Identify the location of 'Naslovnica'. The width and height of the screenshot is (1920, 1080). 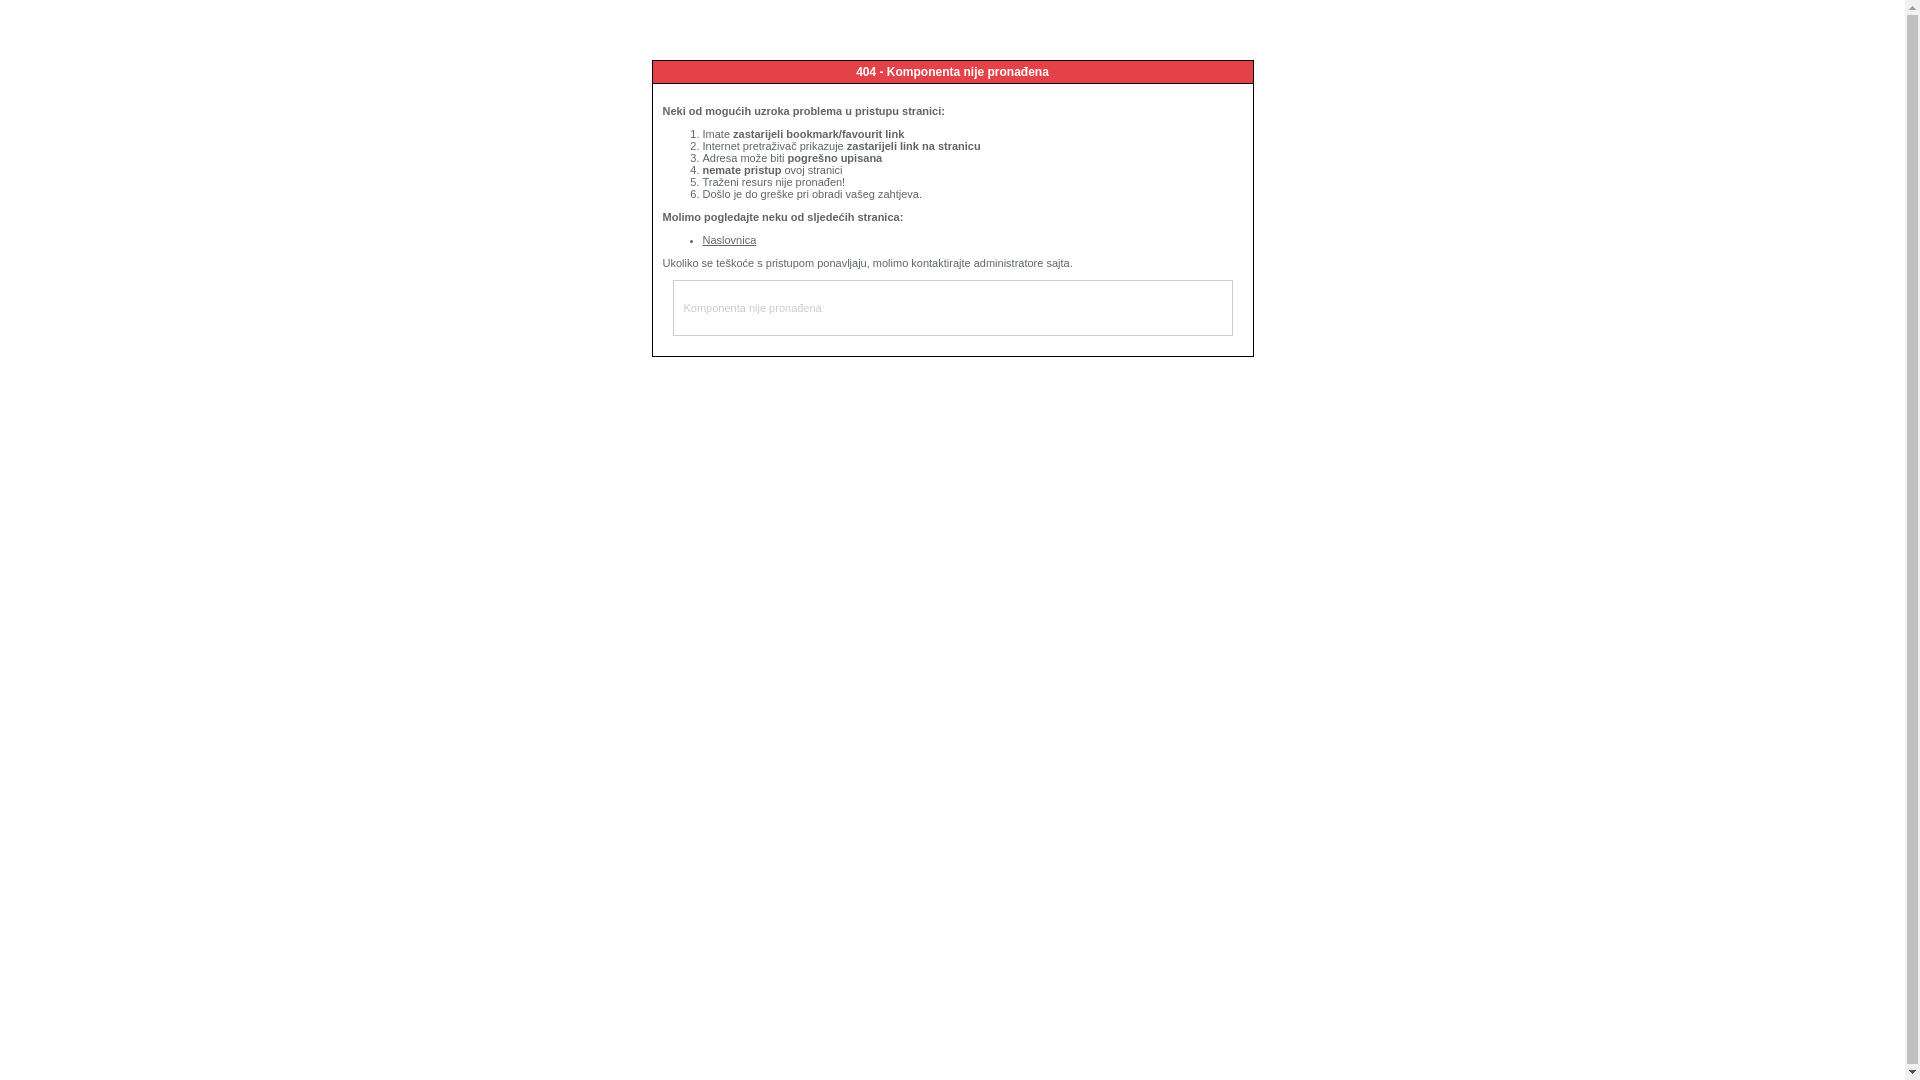
(728, 238).